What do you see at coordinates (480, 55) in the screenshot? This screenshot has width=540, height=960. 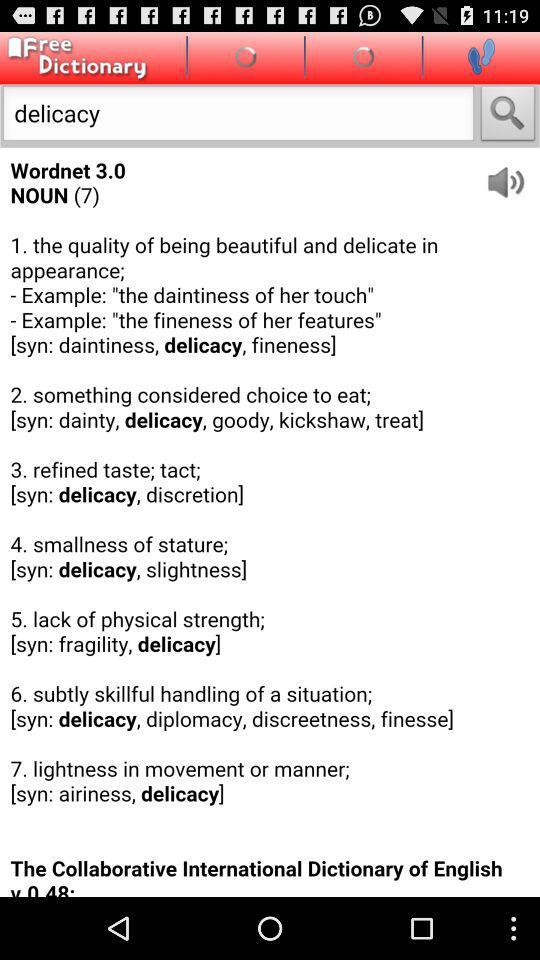 I see `leave page` at bounding box center [480, 55].